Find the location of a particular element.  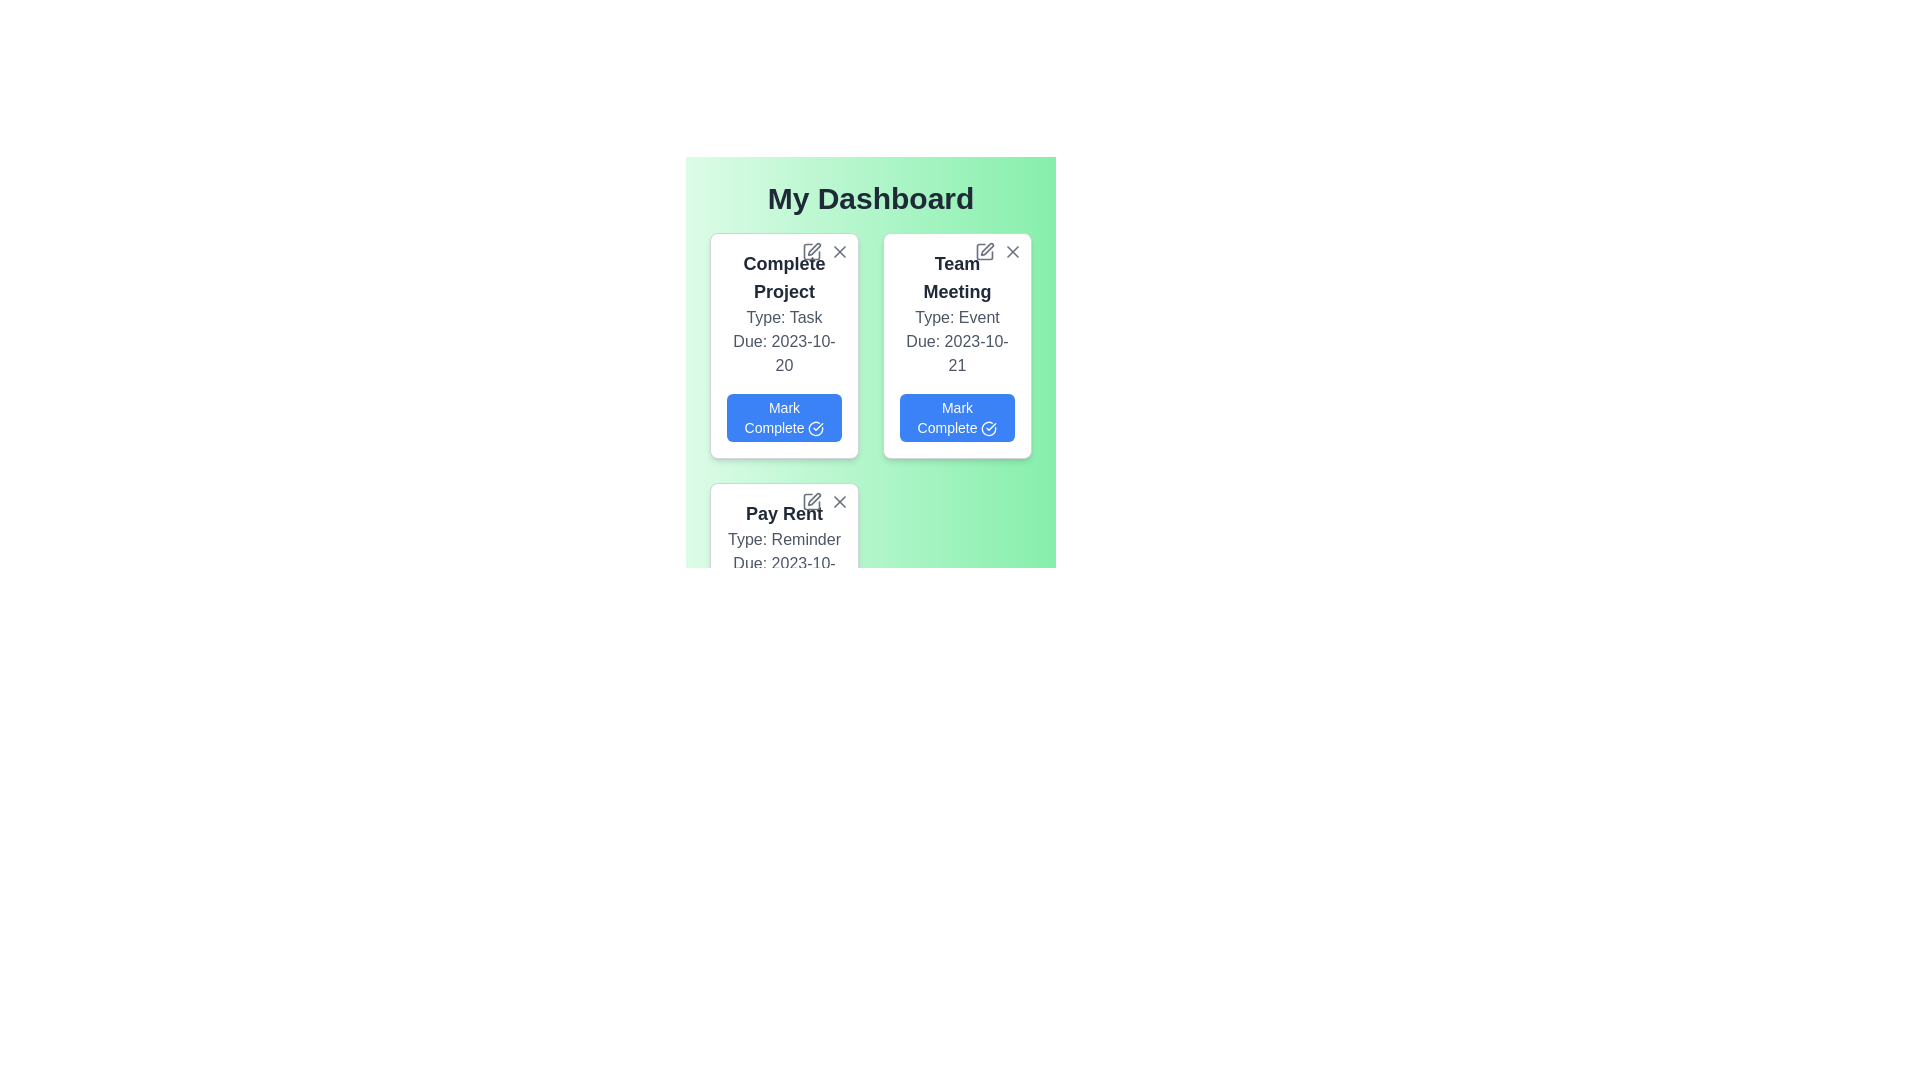

the text display element that indicates the classification of the task as 'Task', which is located beneath the title in the 'Complete Project' card is located at coordinates (783, 316).